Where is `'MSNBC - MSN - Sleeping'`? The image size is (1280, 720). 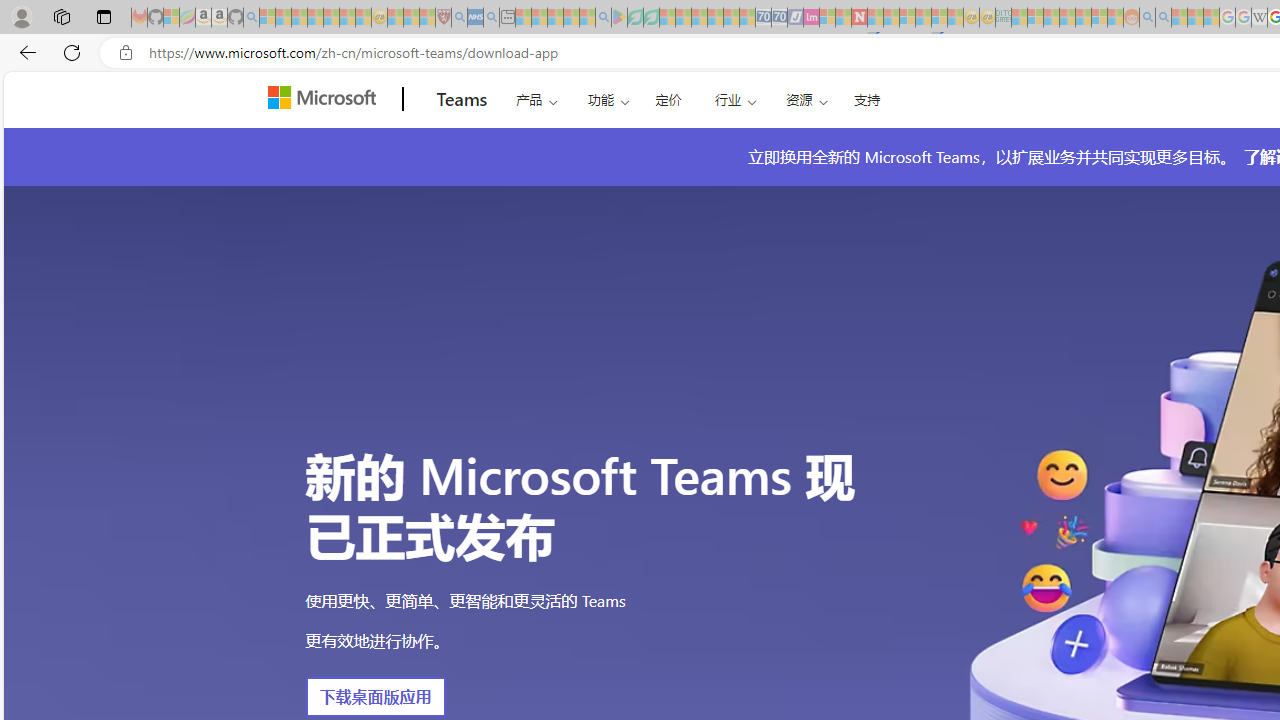 'MSNBC - MSN - Sleeping' is located at coordinates (1019, 17).